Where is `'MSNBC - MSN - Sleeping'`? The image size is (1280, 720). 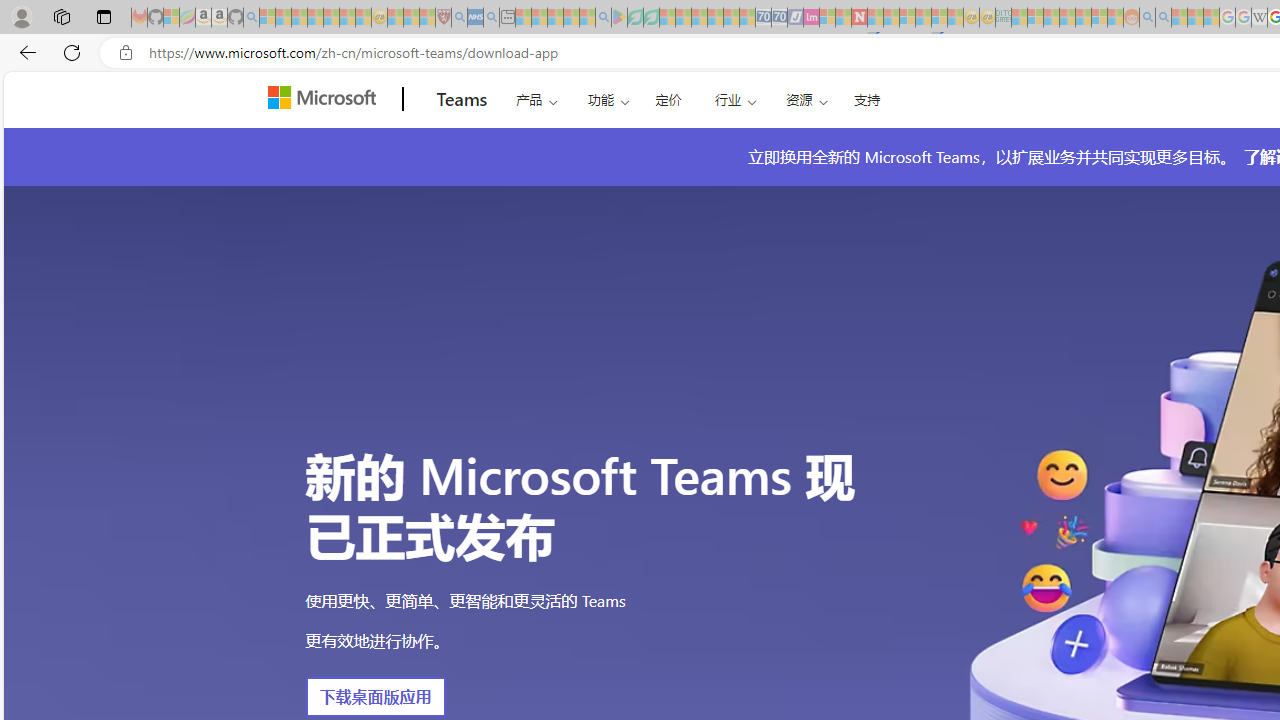 'MSNBC - MSN - Sleeping' is located at coordinates (1019, 17).